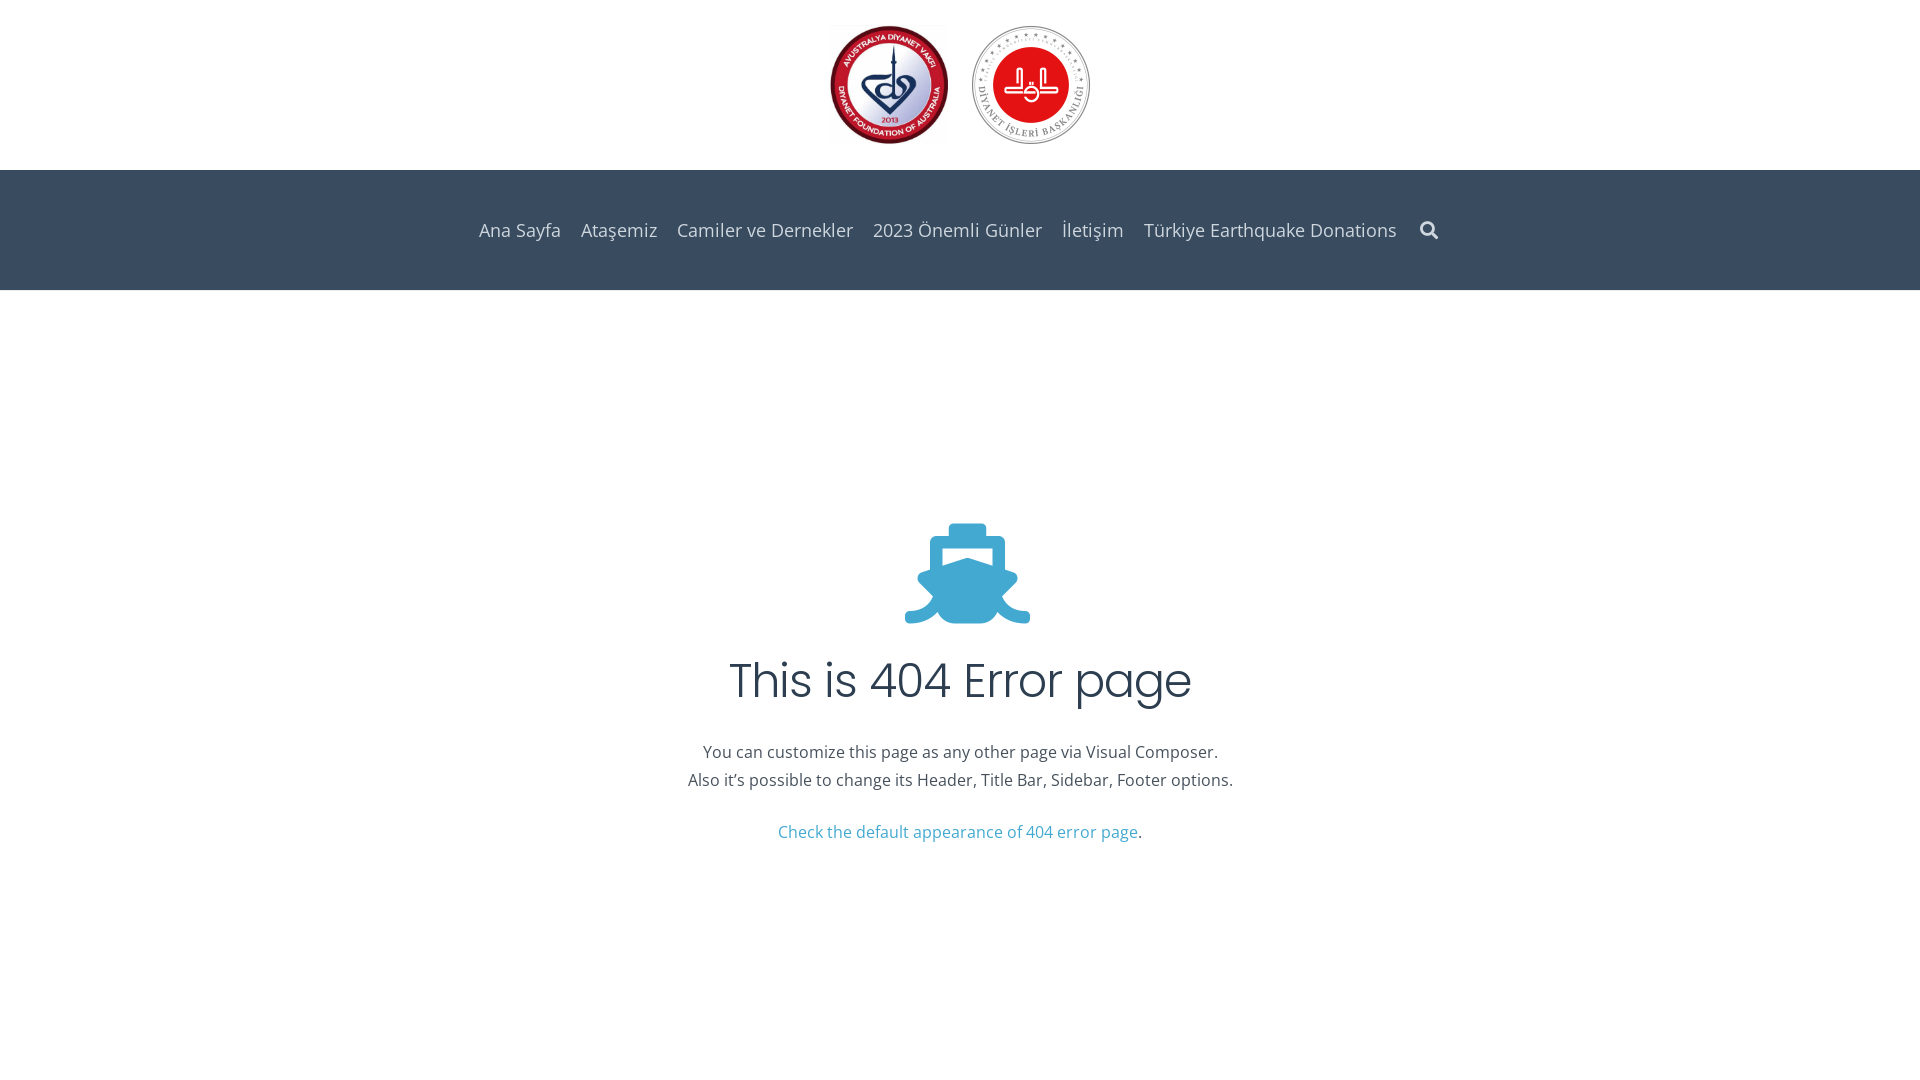  Describe the element at coordinates (667, 229) in the screenshot. I see `'Camiler ve Dernekler'` at that location.